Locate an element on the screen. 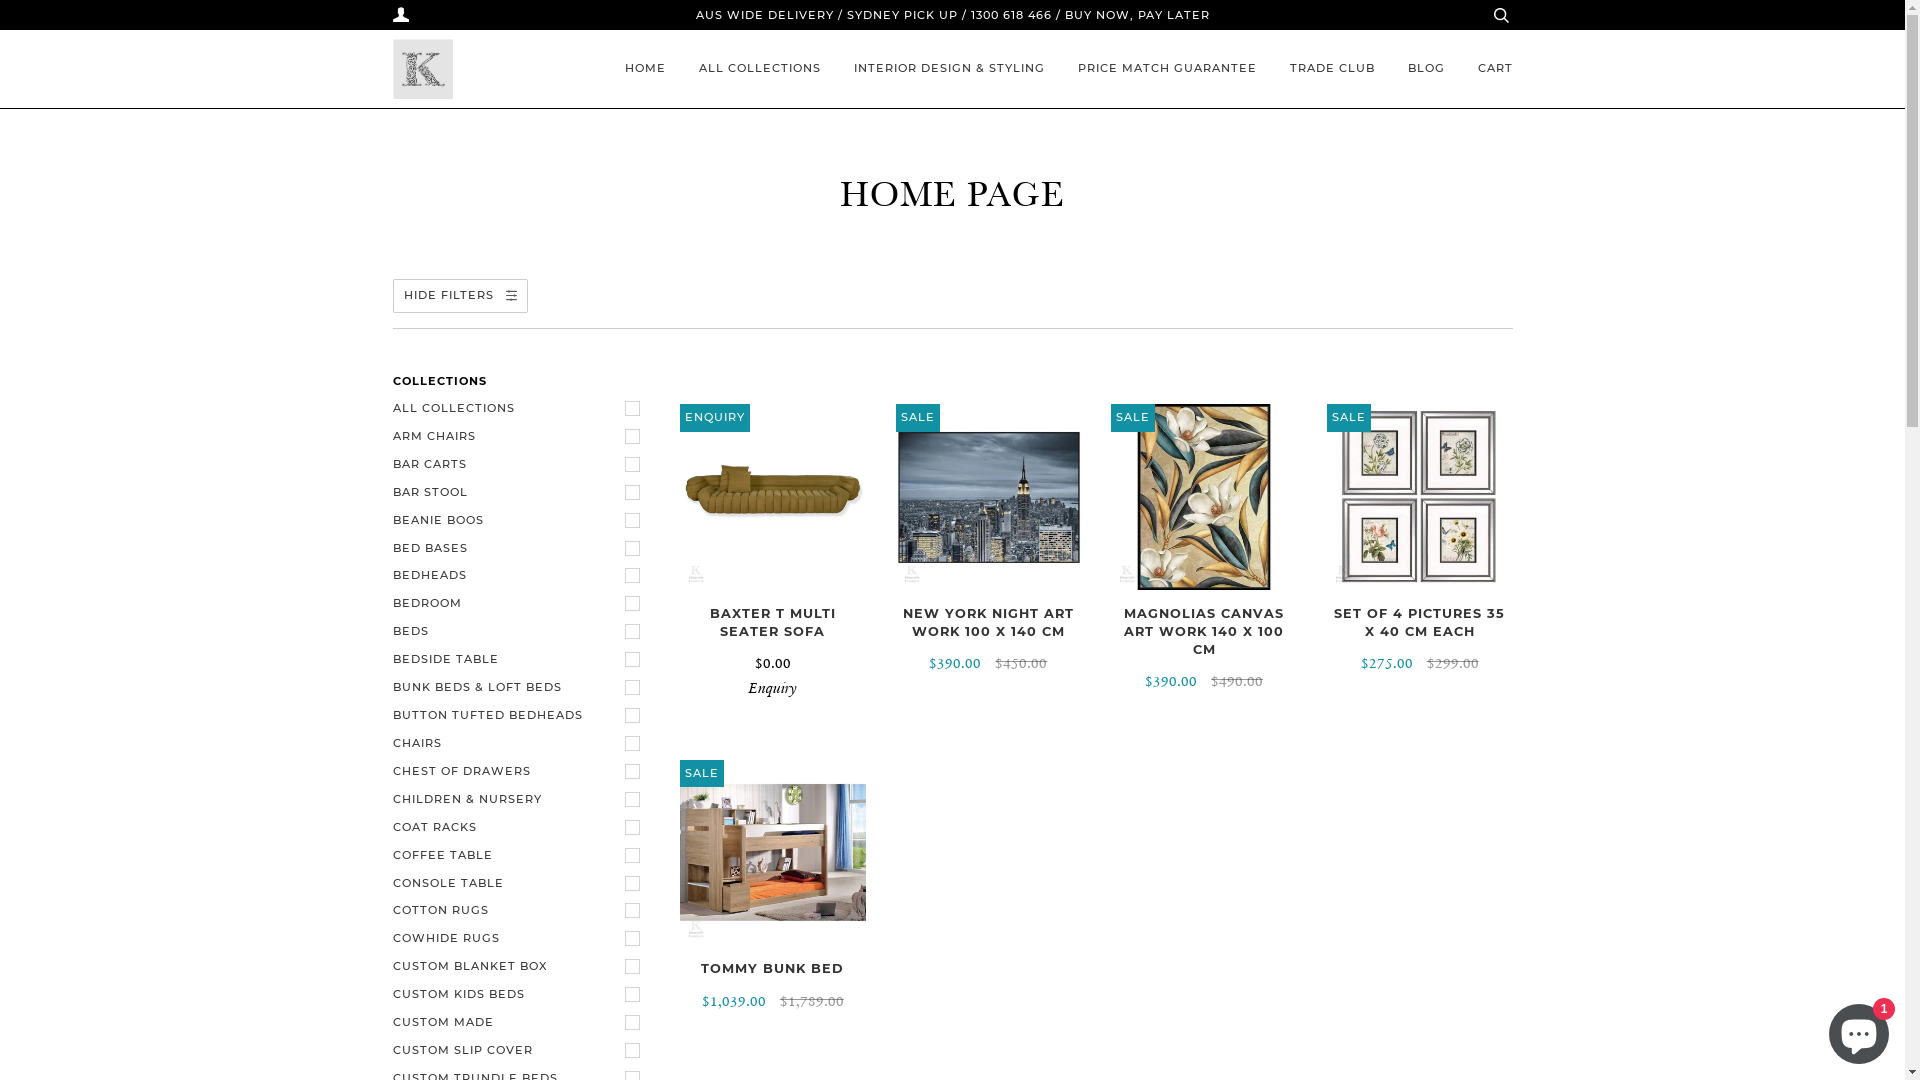  'CUSTOM KIDS BEDS' is located at coordinates (521, 995).